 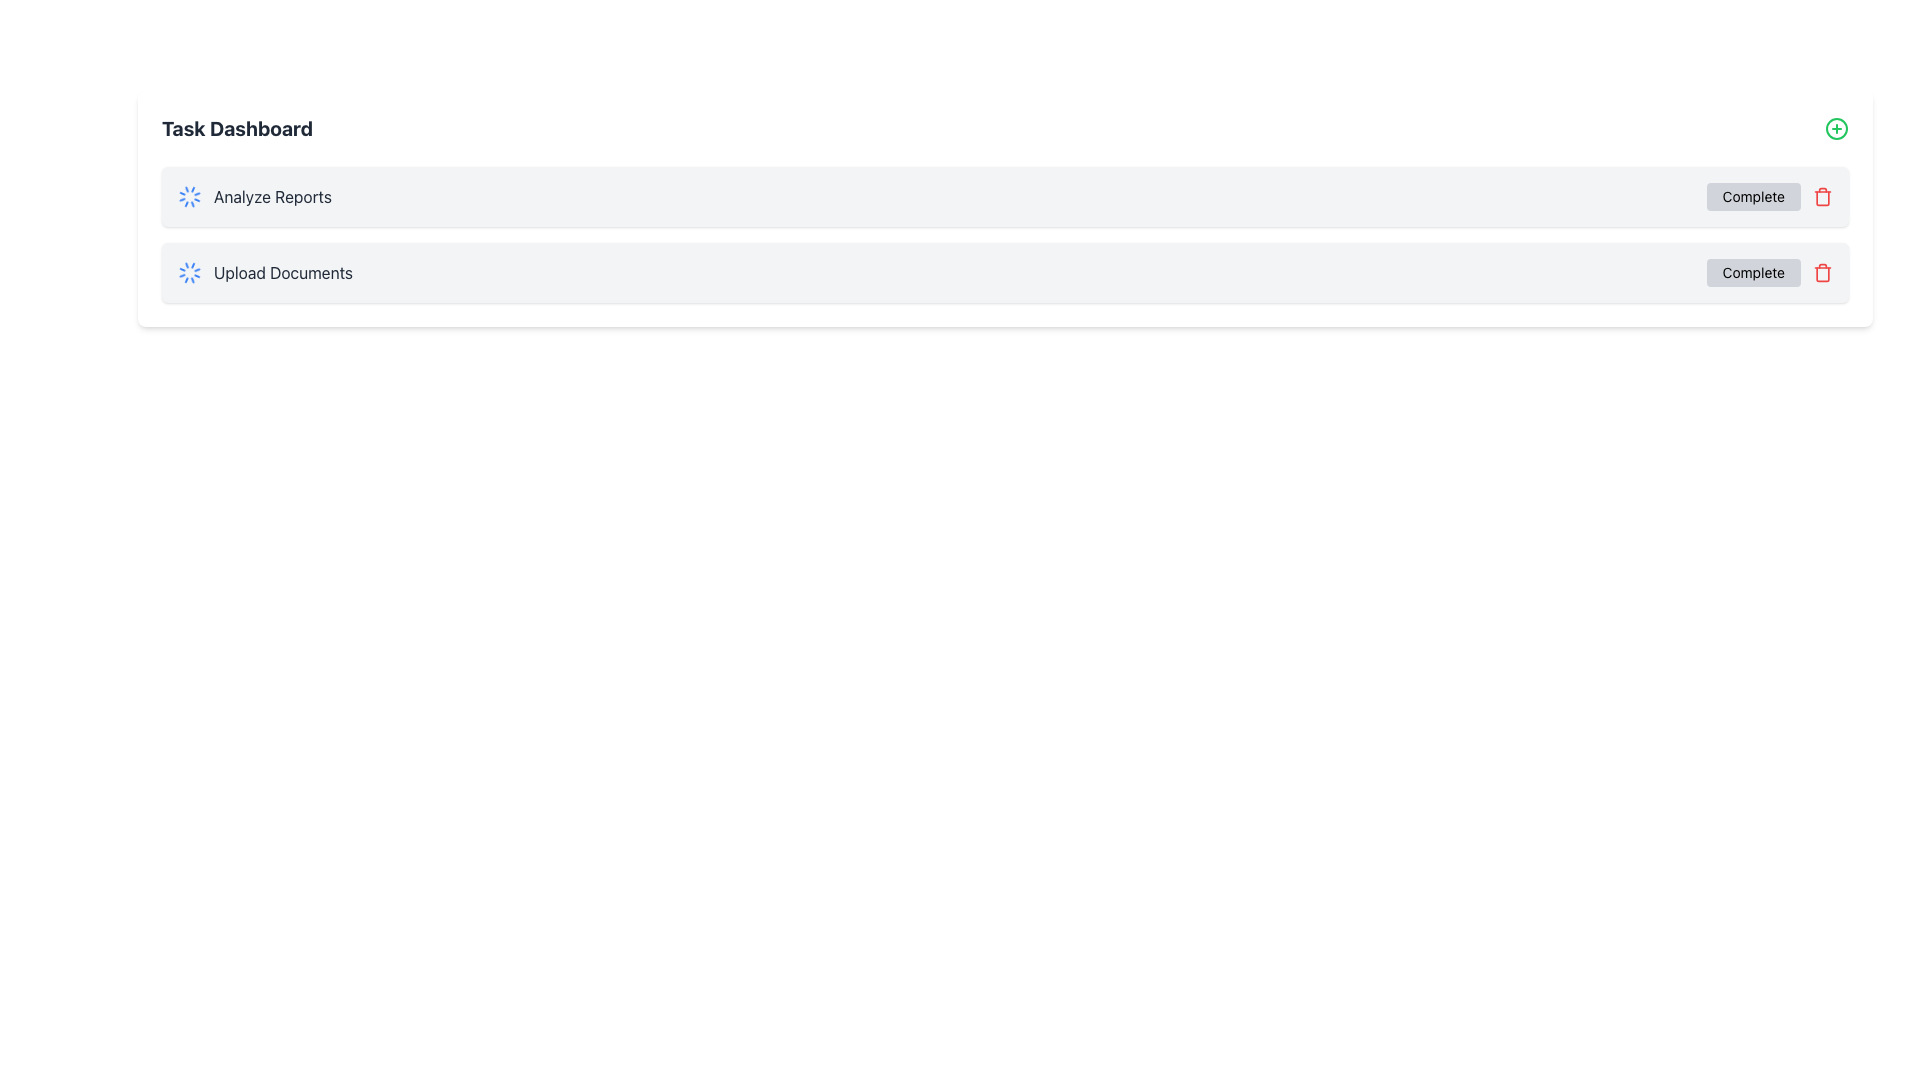 I want to click on the 'Mark as Complete' button located in the 'Upload Documents' row of the 'Task Dashboard', so click(x=1752, y=273).